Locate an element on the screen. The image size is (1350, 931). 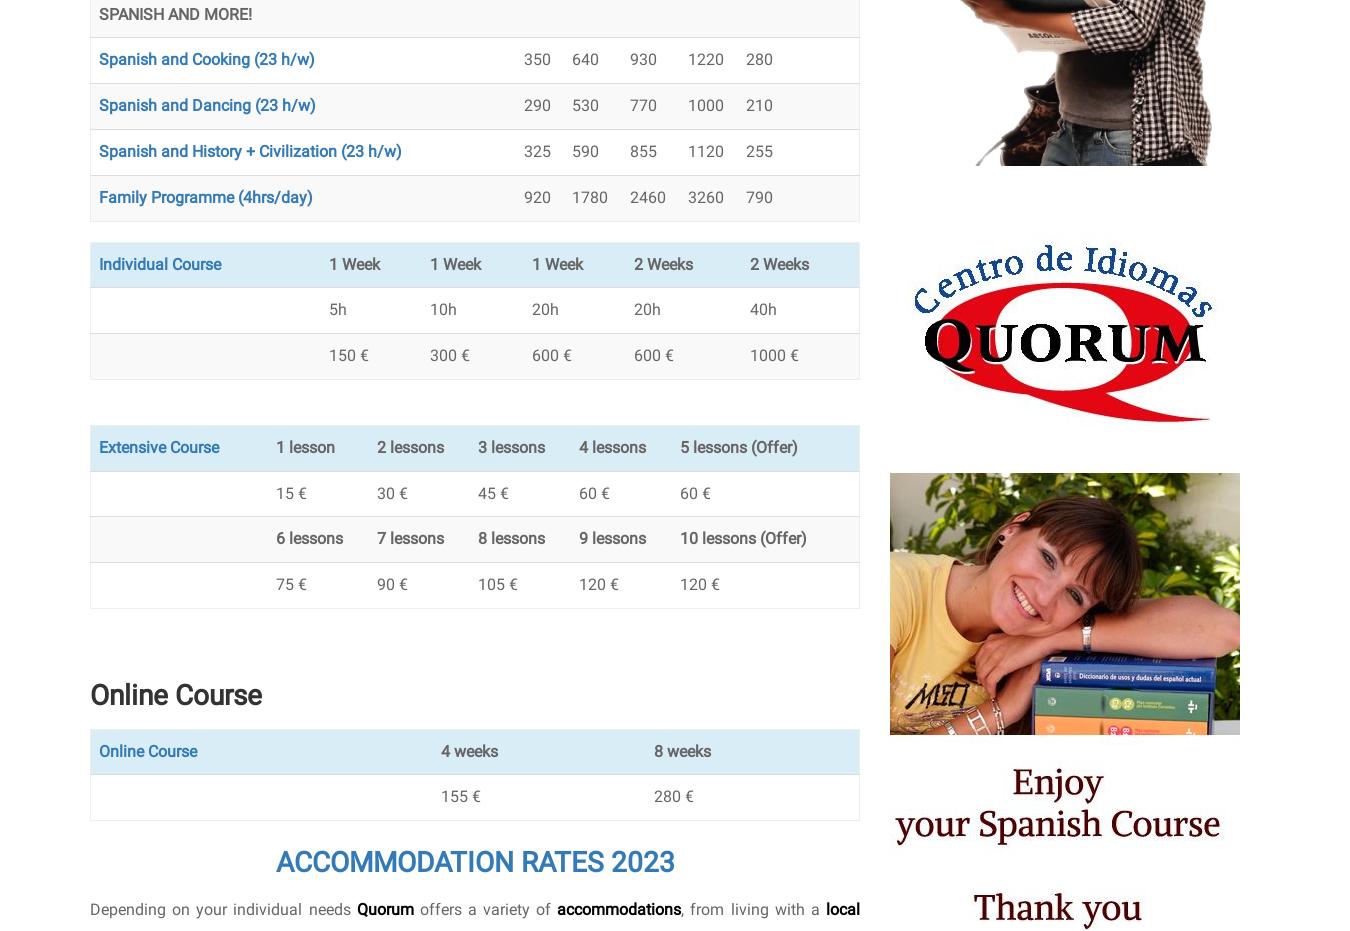
'3260' is located at coordinates (703, 195).